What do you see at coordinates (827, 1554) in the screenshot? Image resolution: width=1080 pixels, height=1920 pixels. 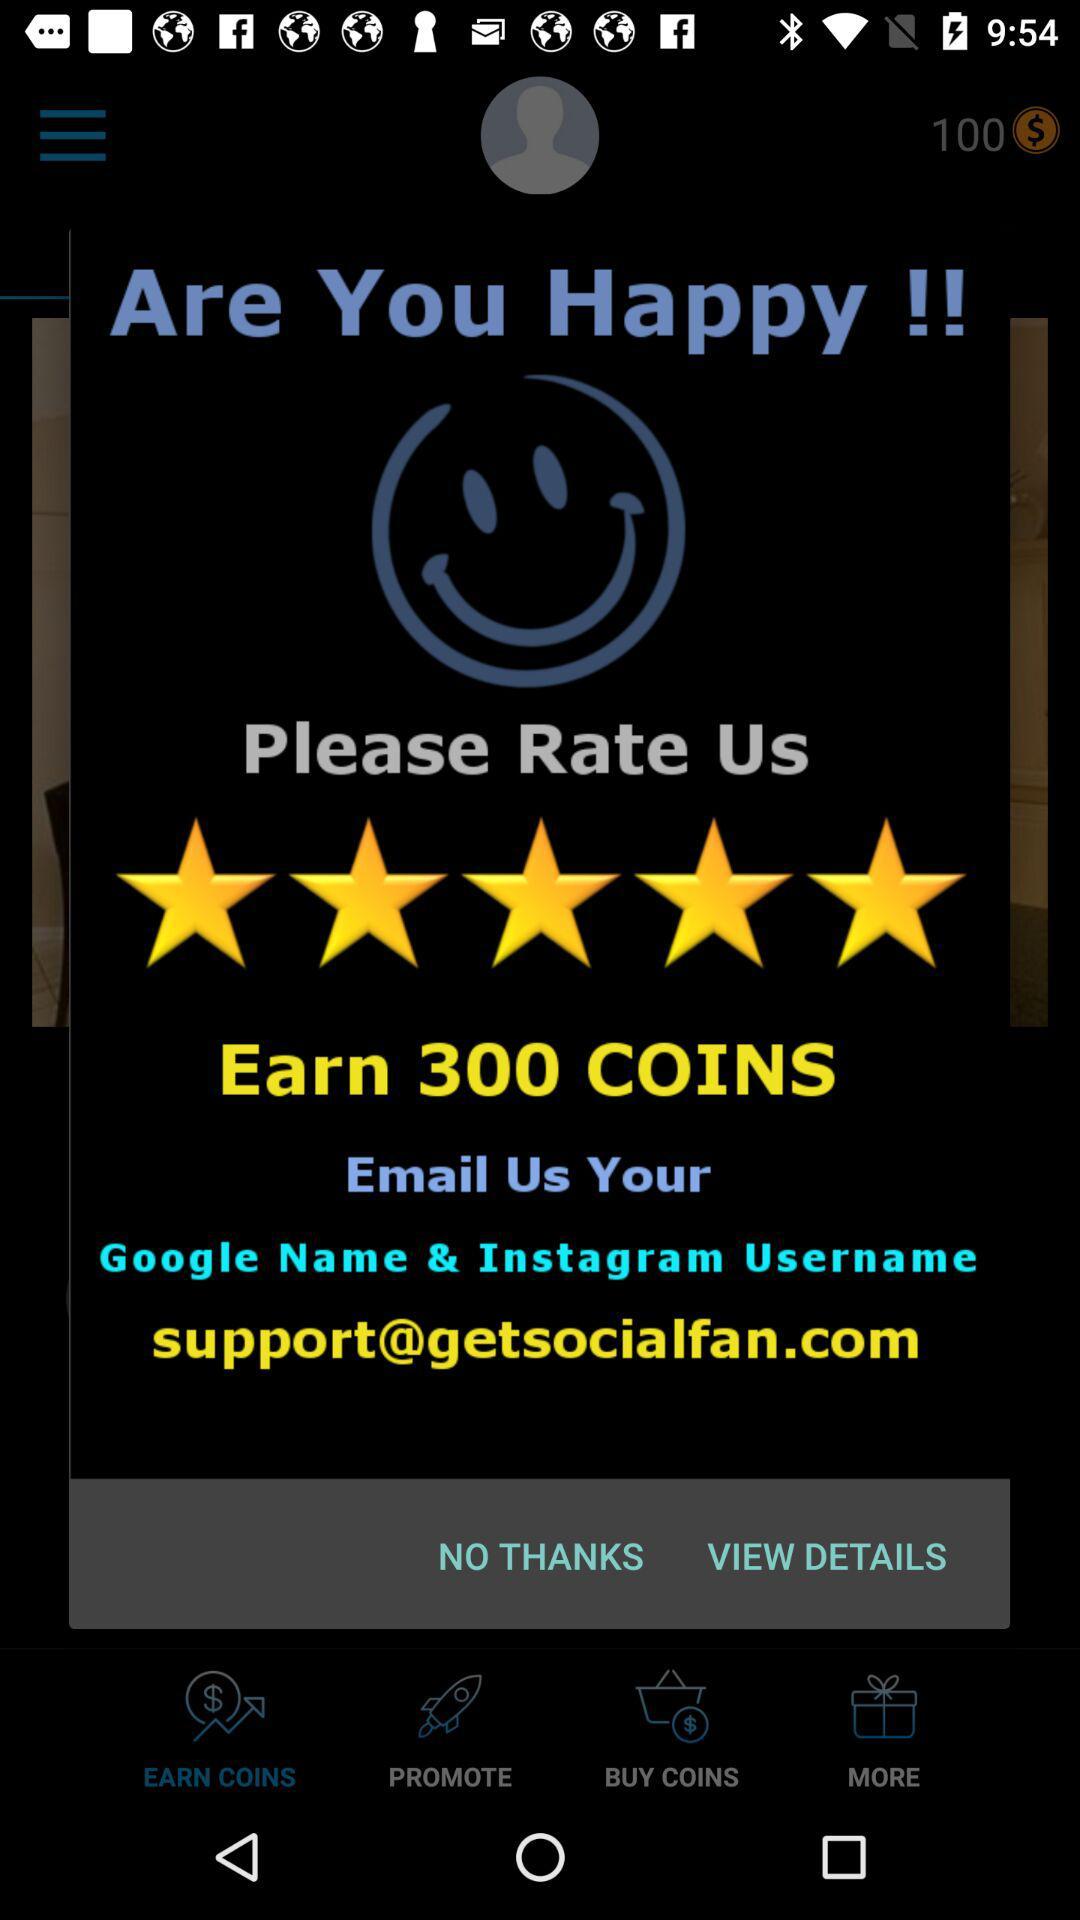 I see `the icon next to the no thanks item` at bounding box center [827, 1554].